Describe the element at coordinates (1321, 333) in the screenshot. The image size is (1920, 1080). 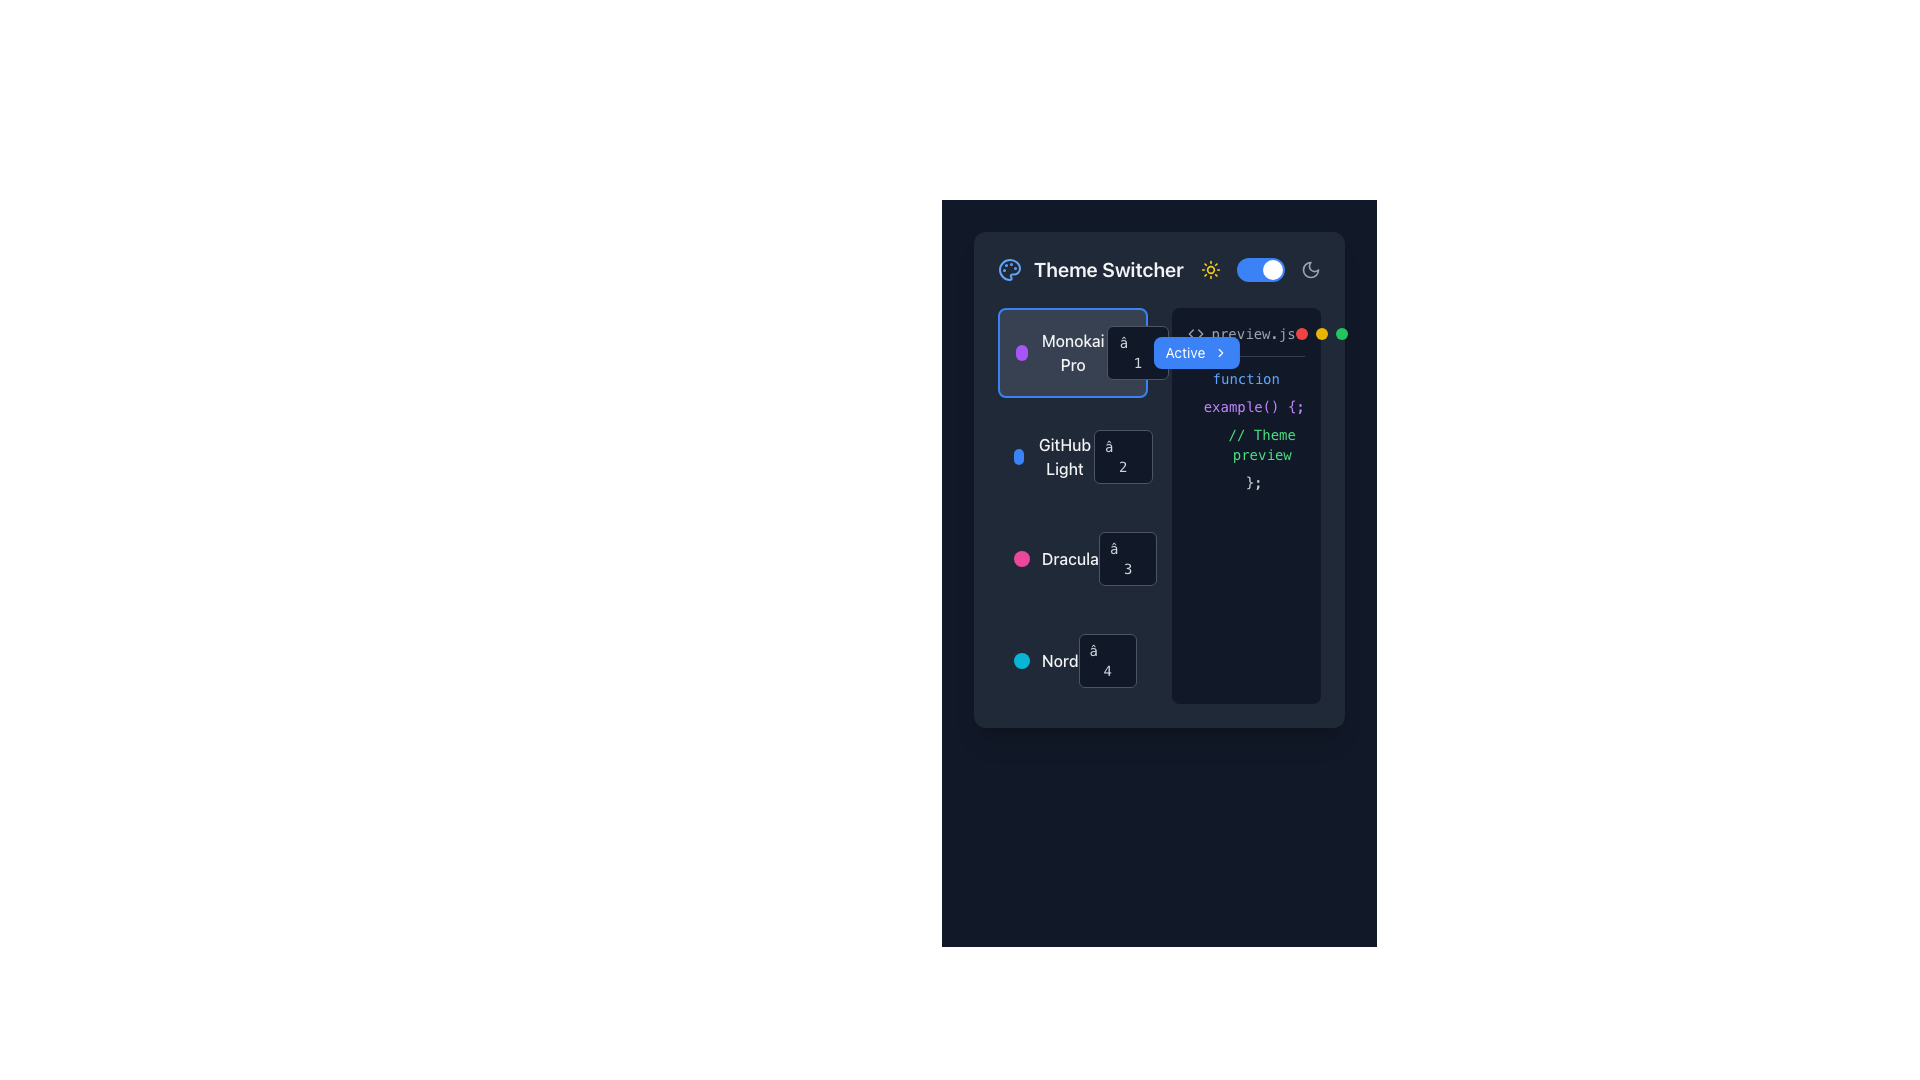
I see `the red circular button in the Control Button Group located at the top right corner of the 'preview.js' section` at that location.